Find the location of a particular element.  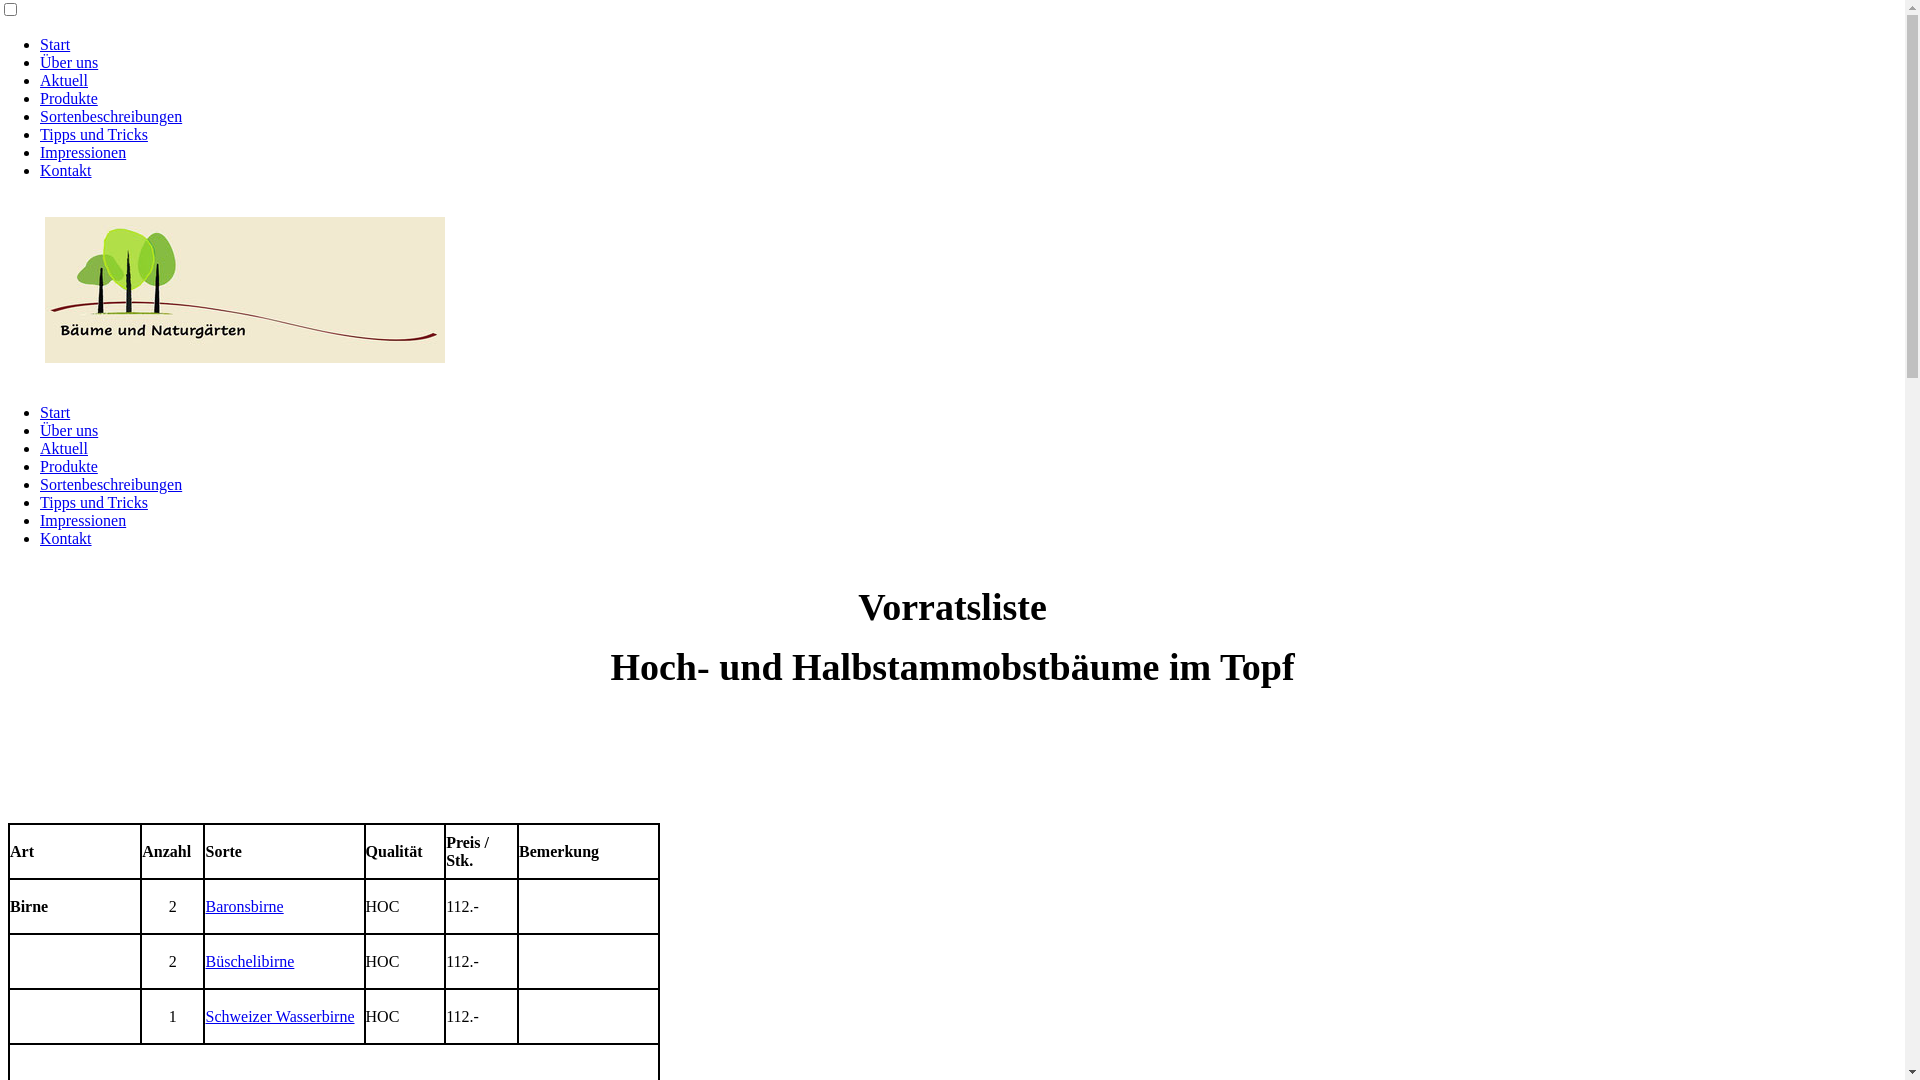

'Tipps und Tricks' is located at coordinates (93, 134).